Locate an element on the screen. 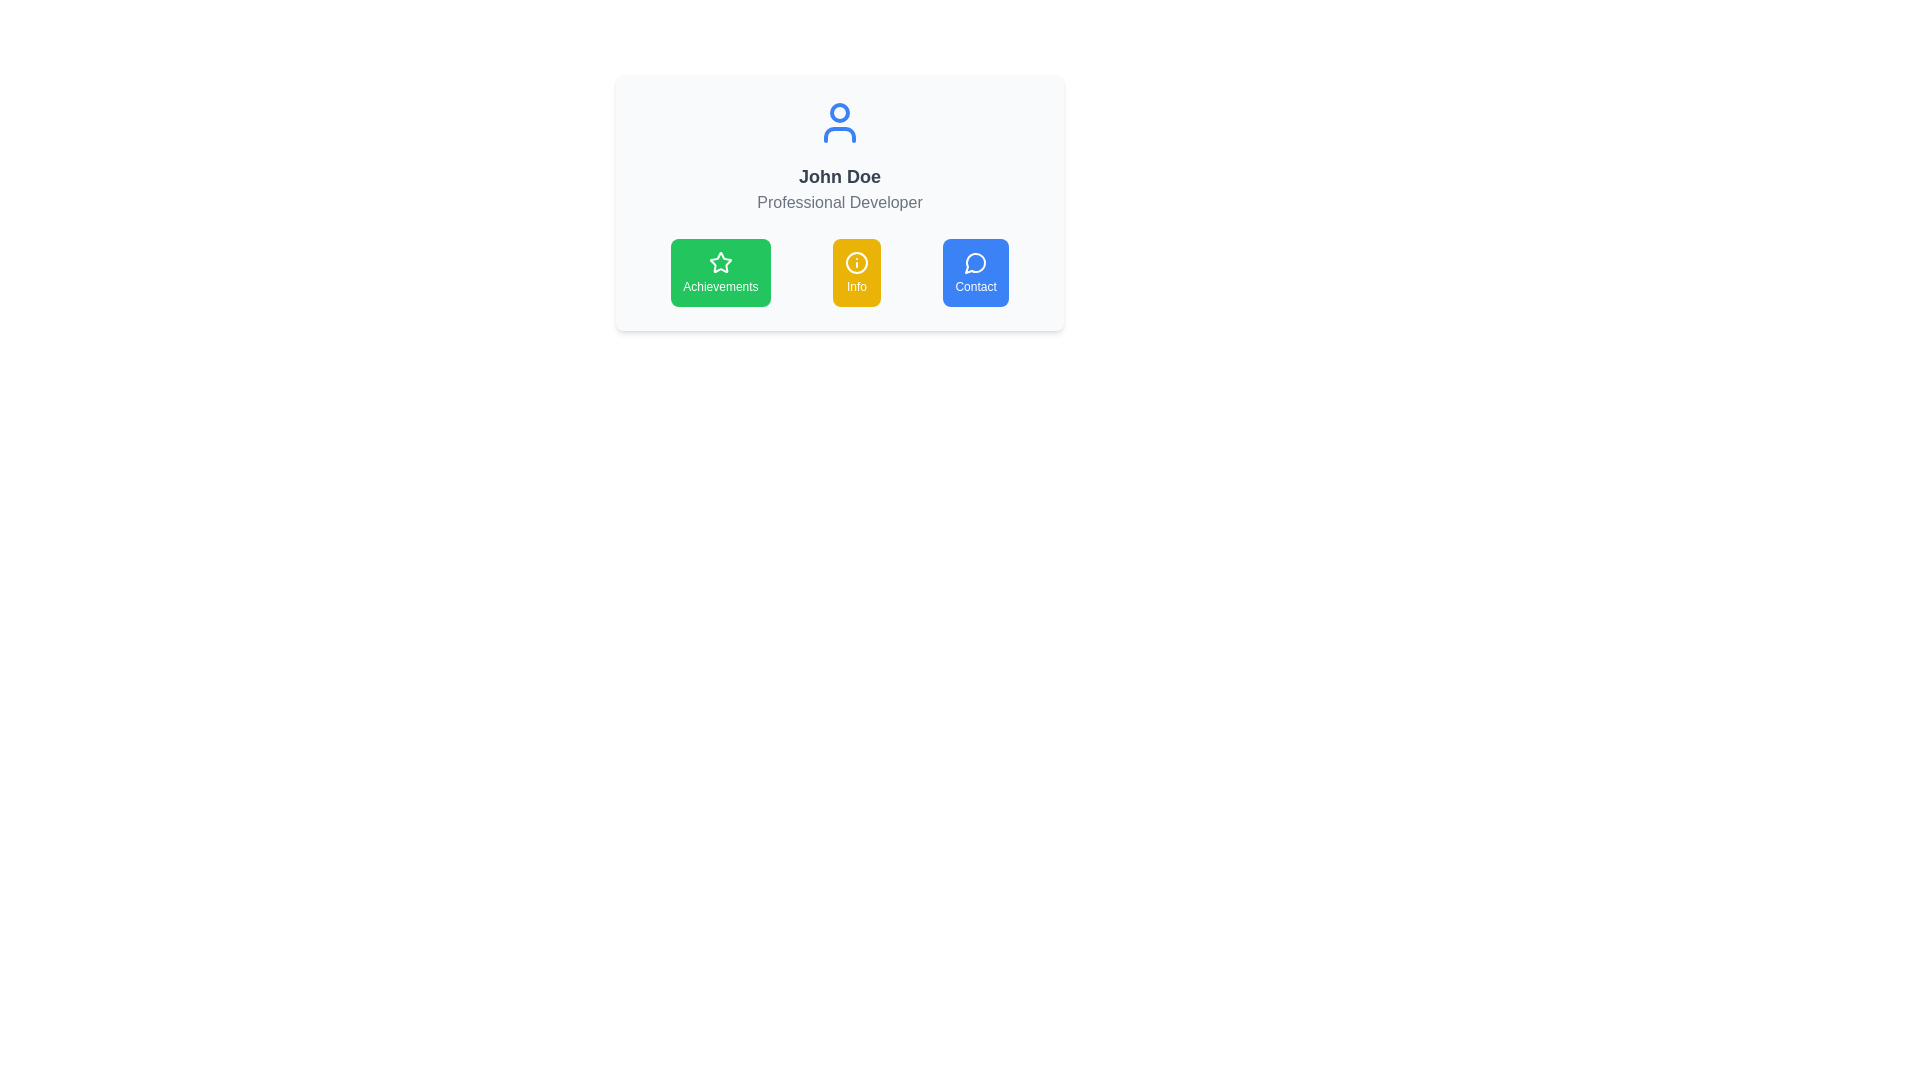  the user profile icon, which is a blue outlined stylized human figure located above the text 'John Doe' and 'Professional Developer' is located at coordinates (840, 123).